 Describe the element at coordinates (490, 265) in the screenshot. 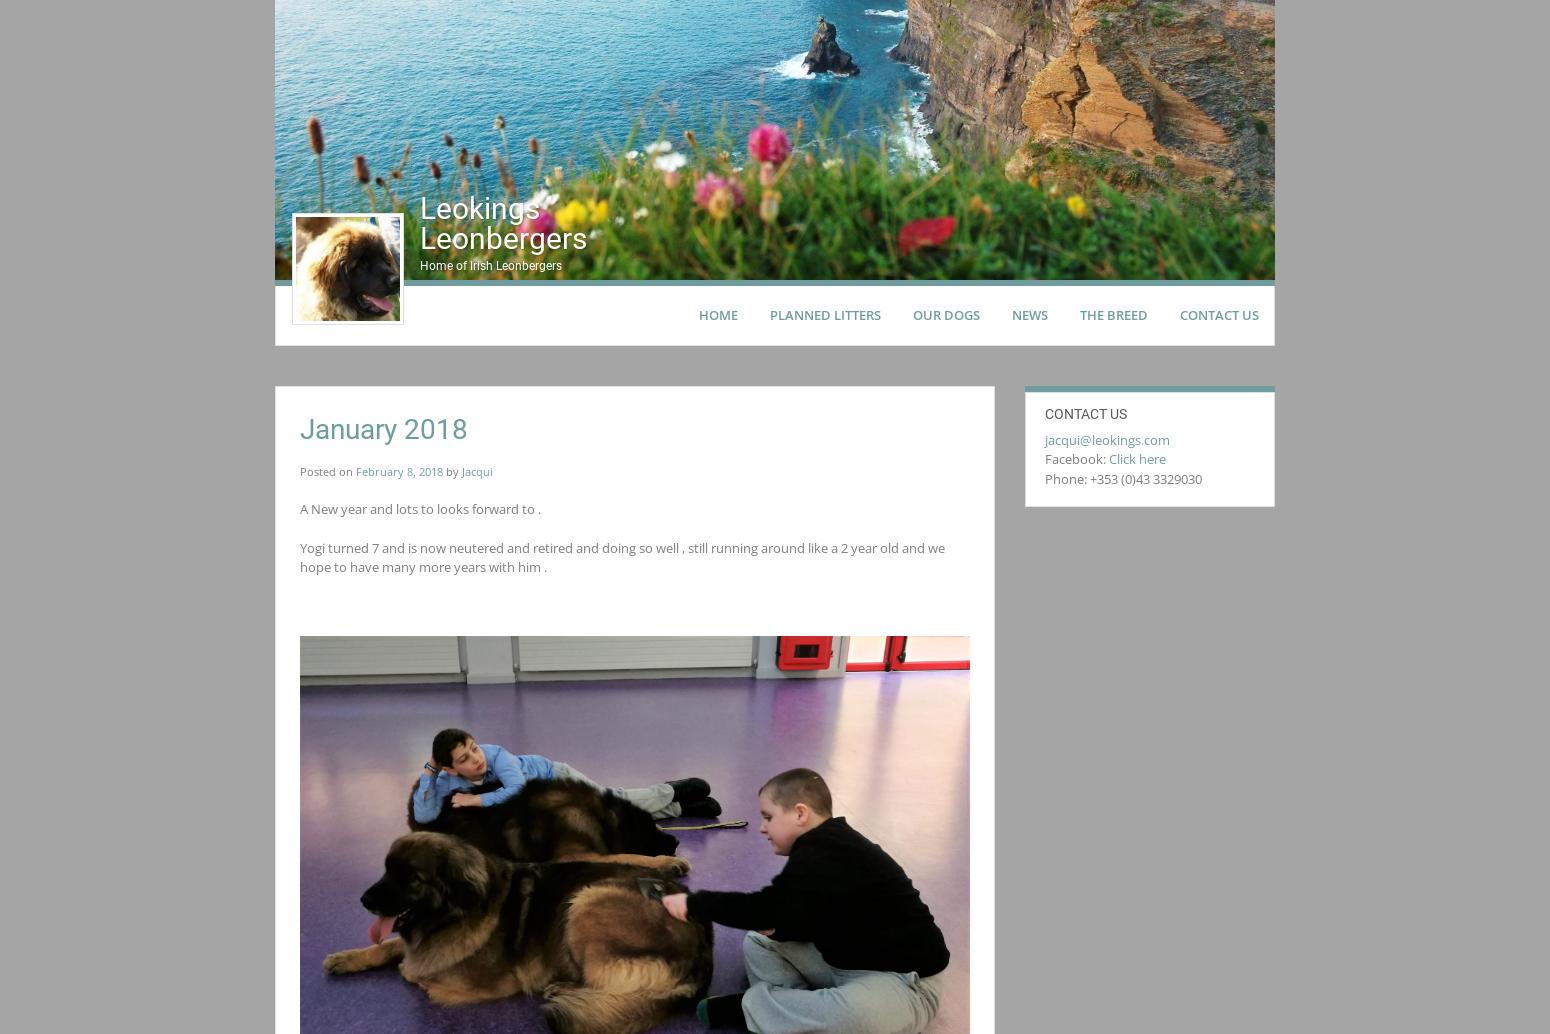

I see `'Home of Irish Leonbergers'` at that location.